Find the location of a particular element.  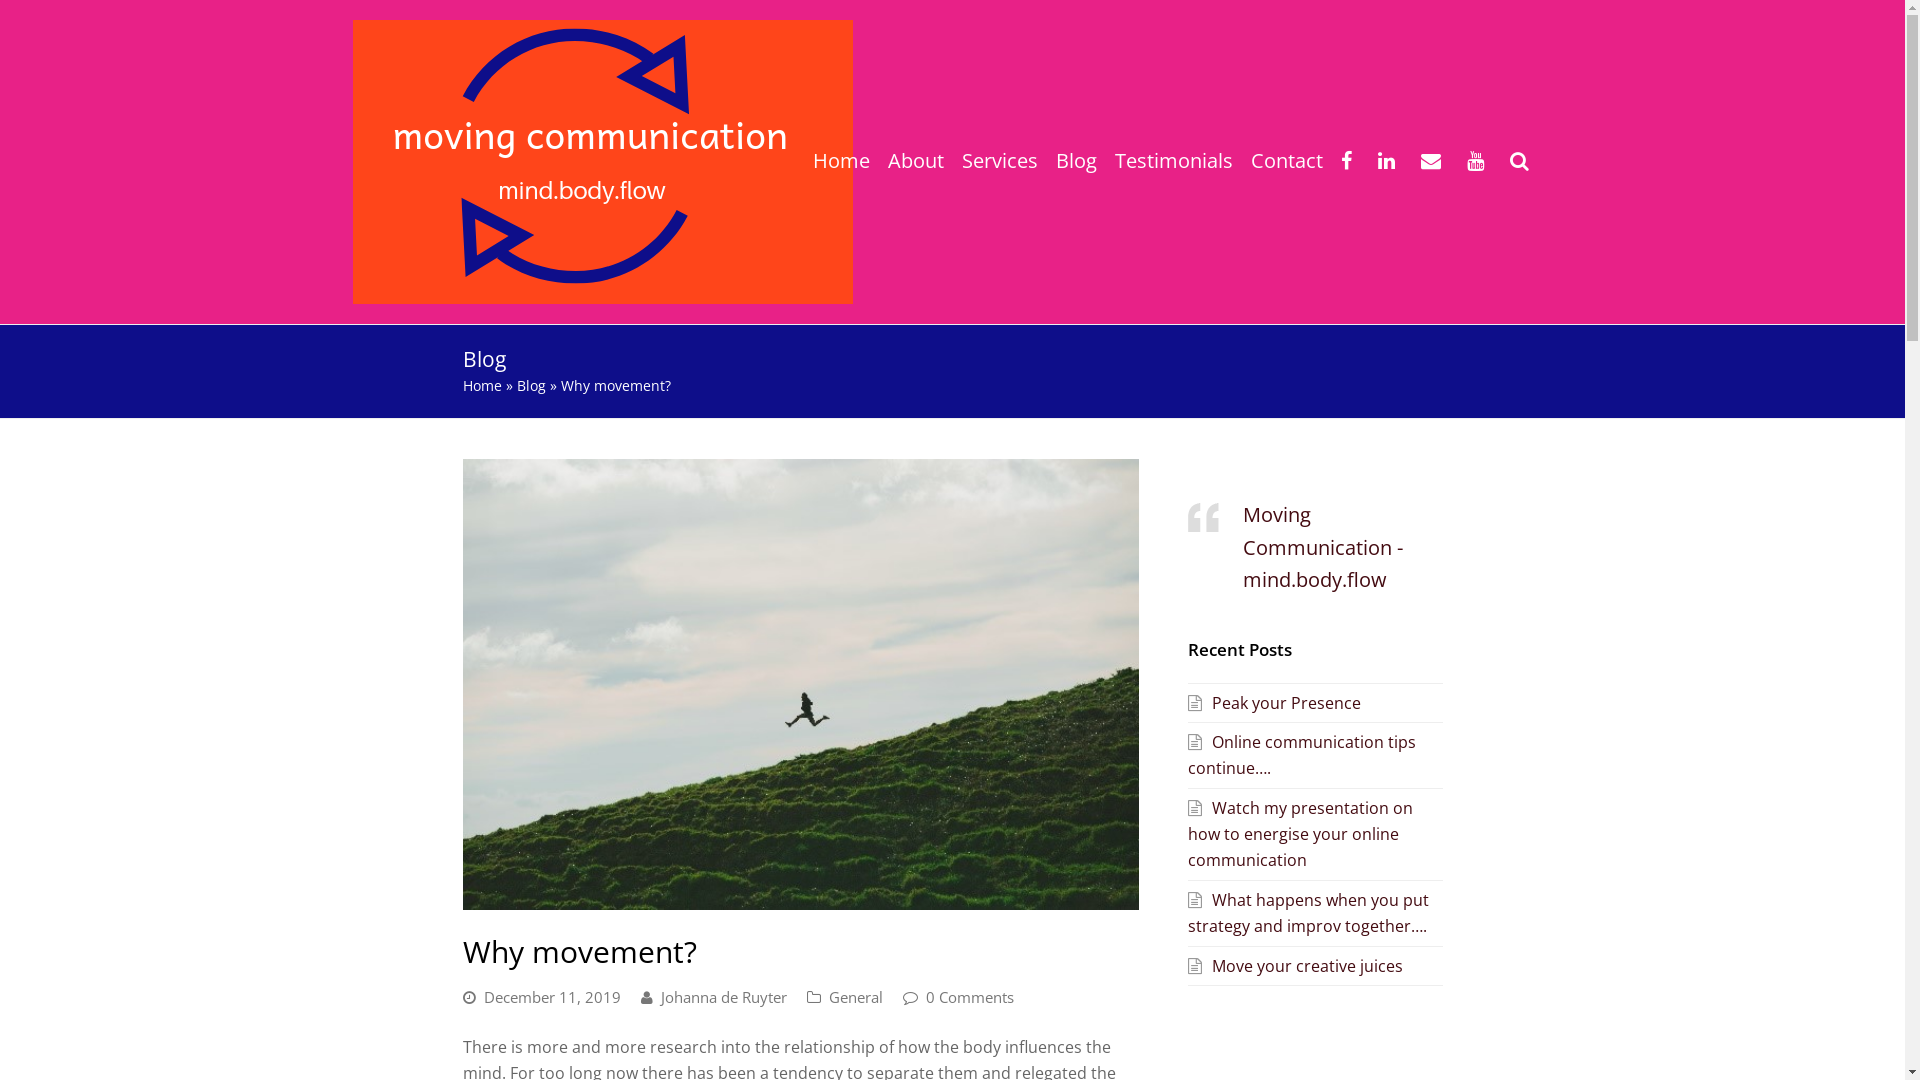

'Johanna de Ruyter' is located at coordinates (722, 996).